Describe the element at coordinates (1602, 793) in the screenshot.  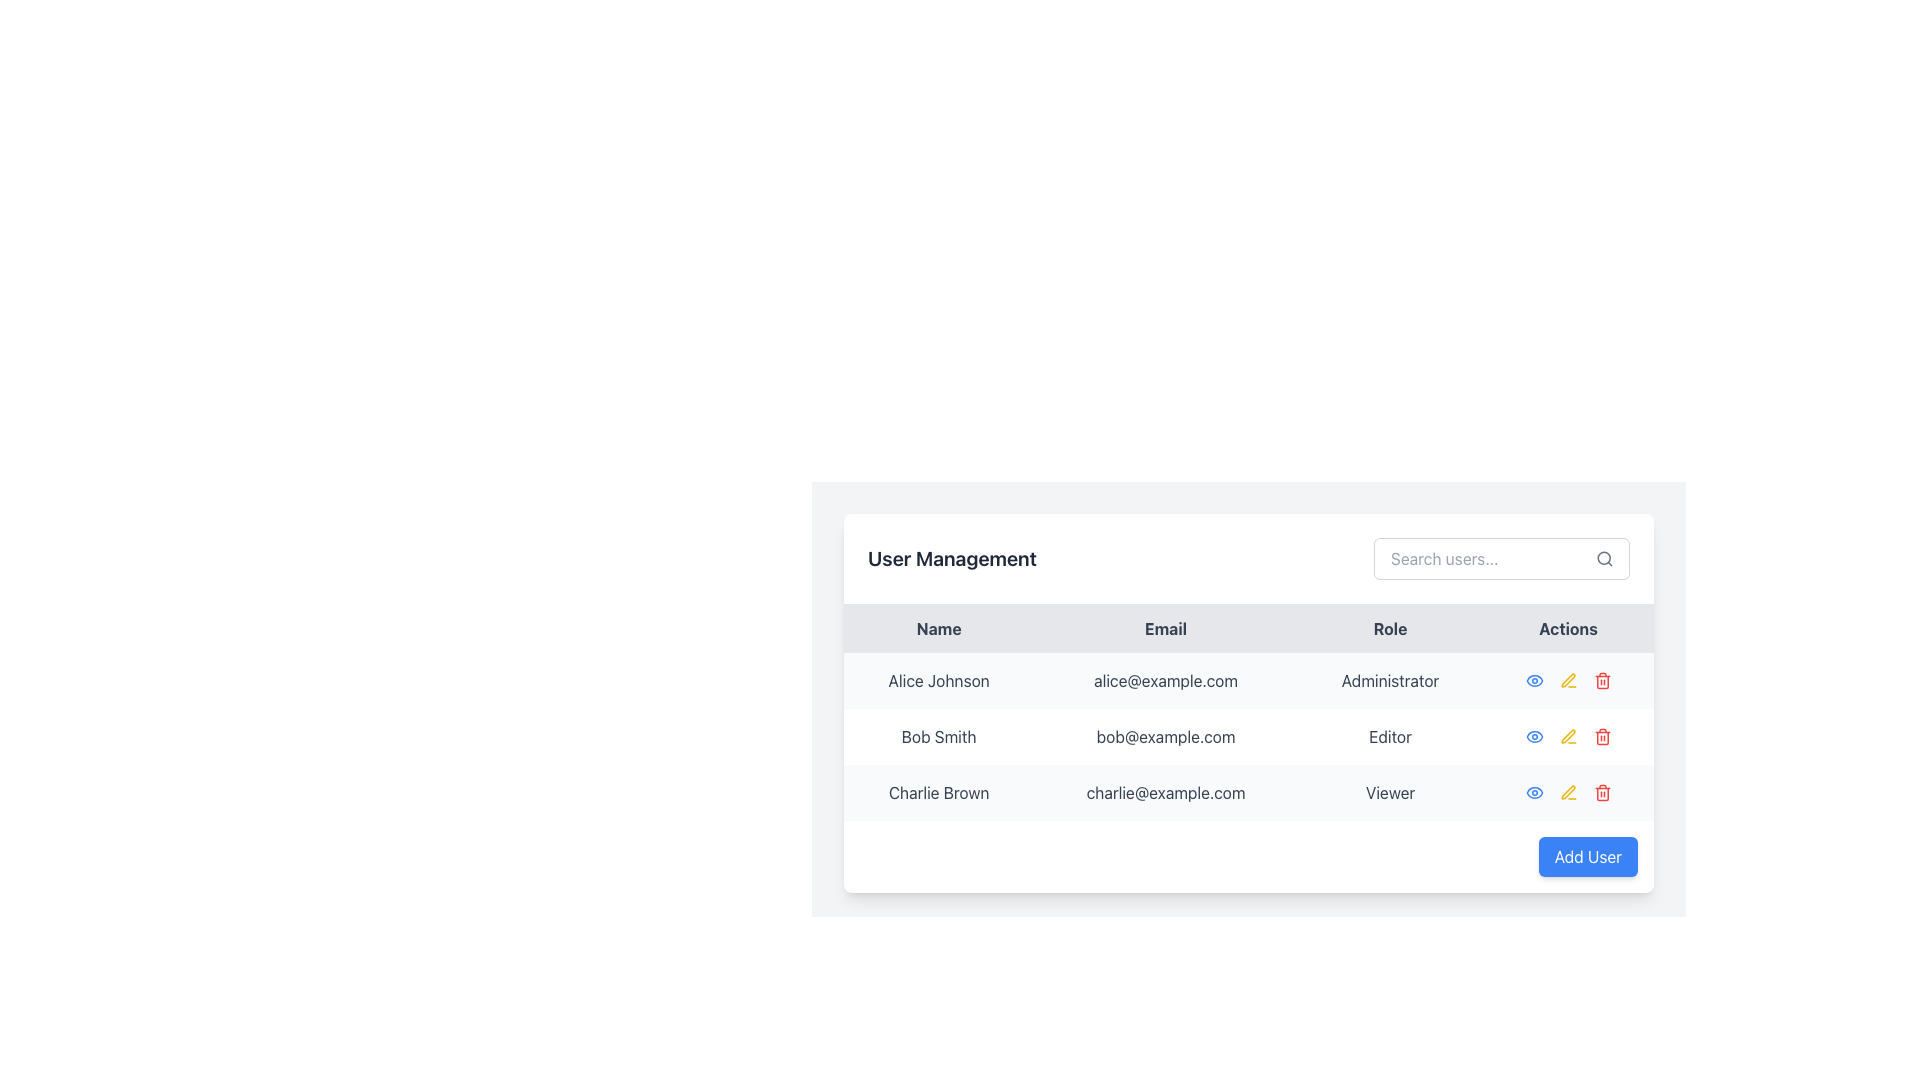
I see `the trash can icon in the 'Actions' column of the user management table, which signifies the 'delete' action` at that location.